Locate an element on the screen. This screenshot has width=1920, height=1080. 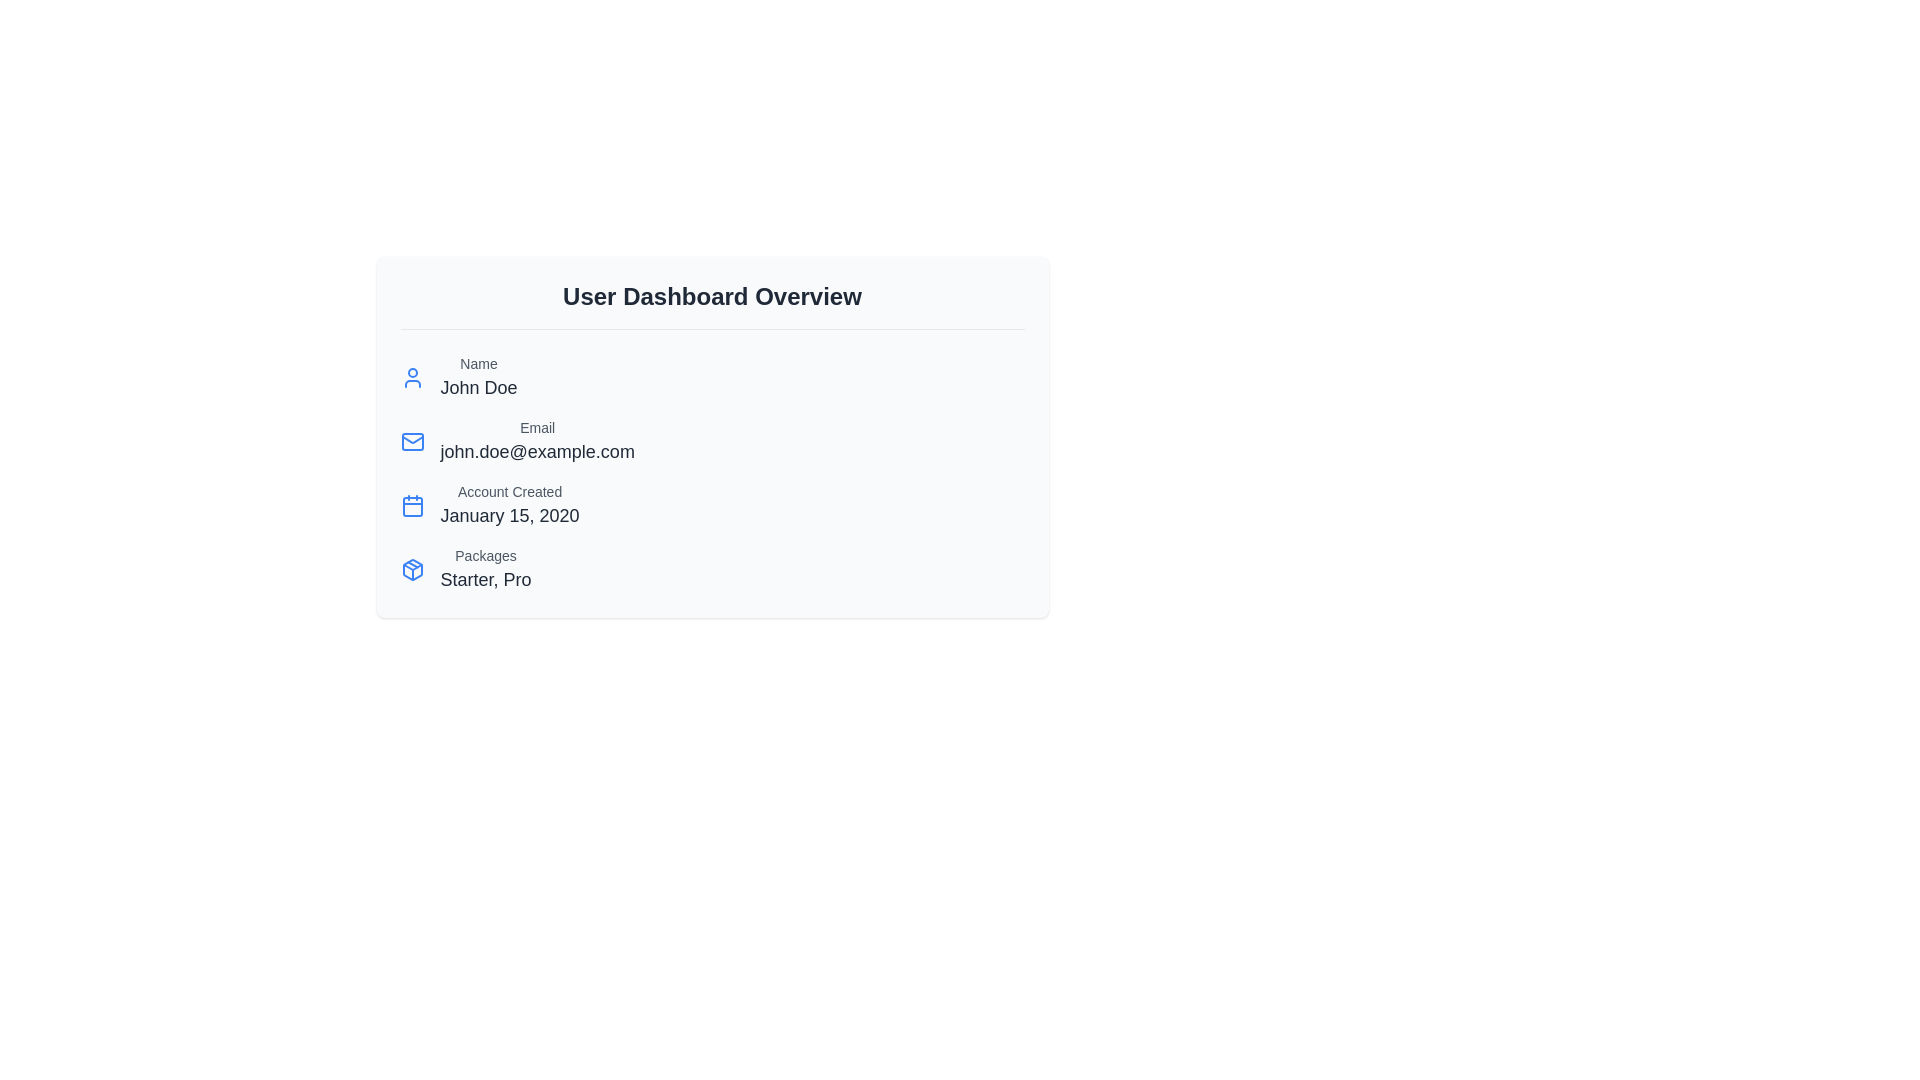
the text label displaying 'John Doe' is located at coordinates (478, 388).